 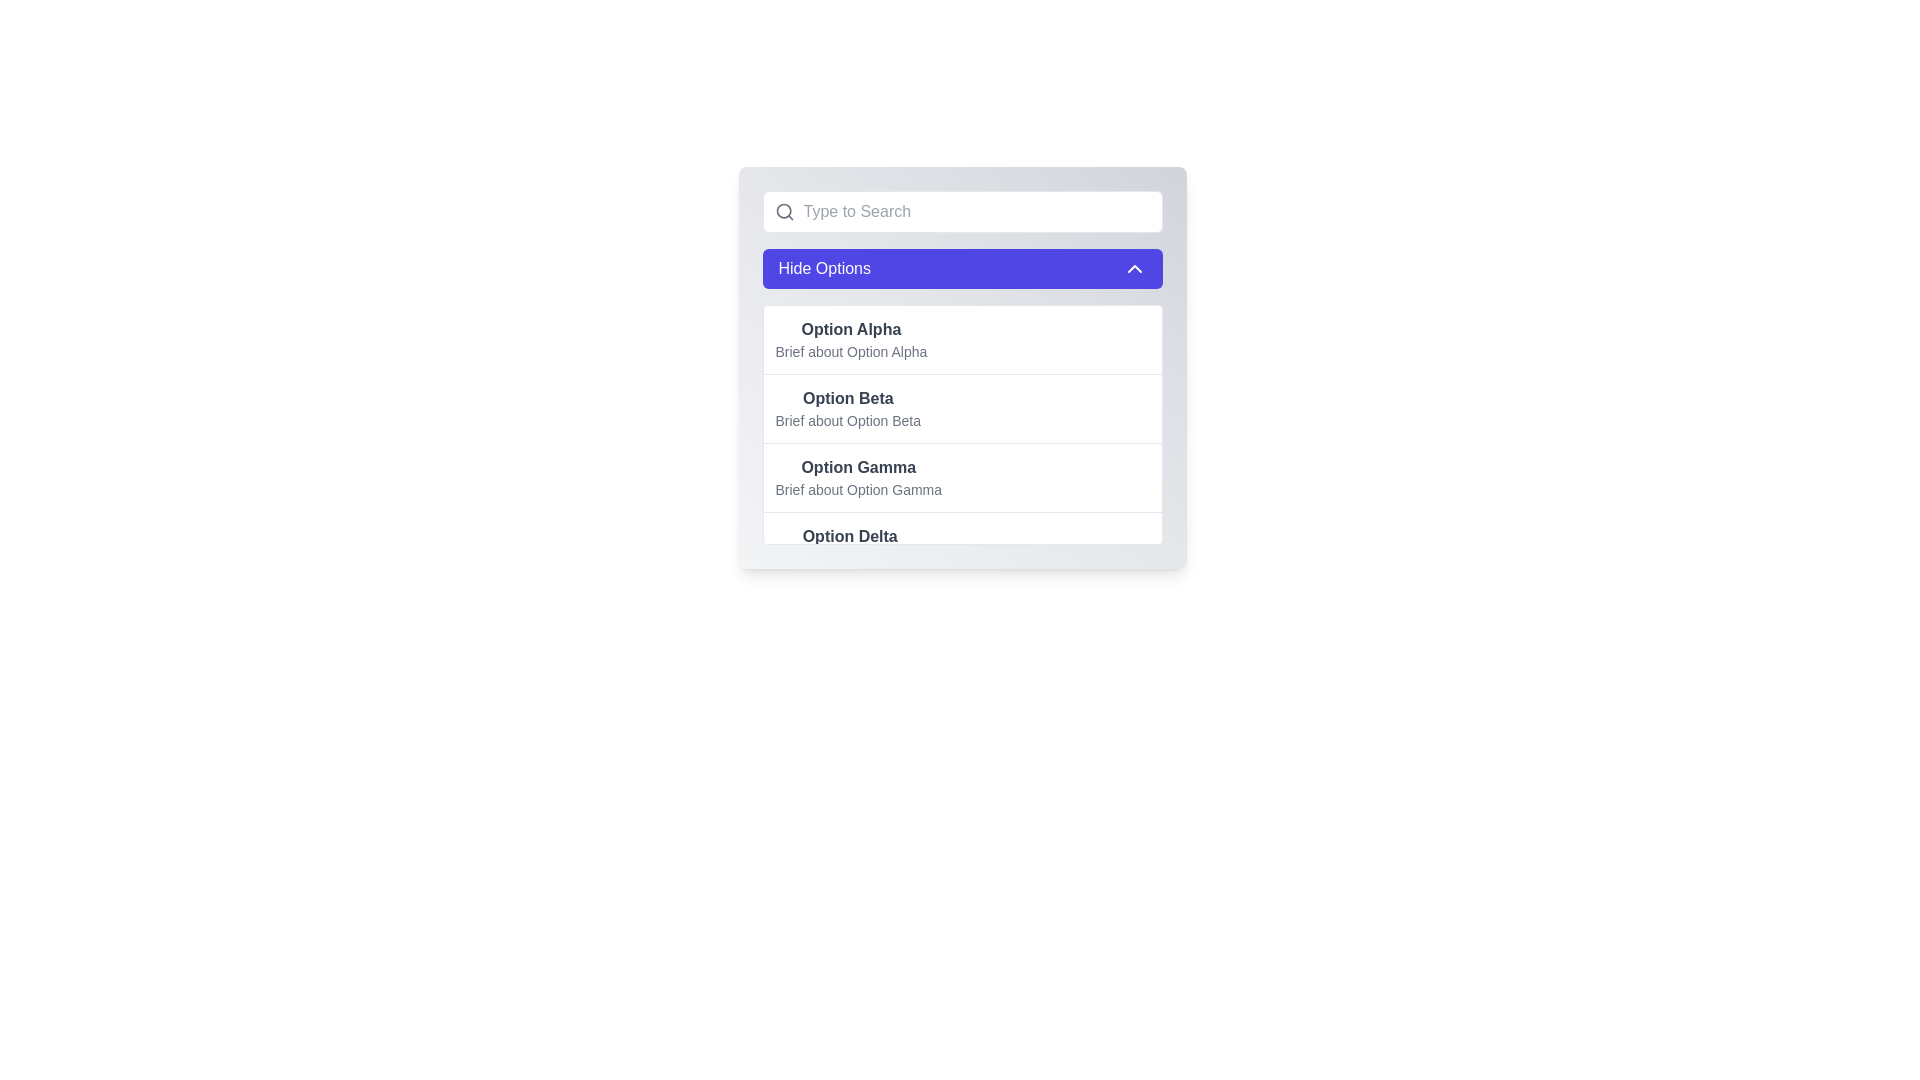 I want to click on the list item labeled 'Option Delta' which is the last item, so click(x=850, y=547).